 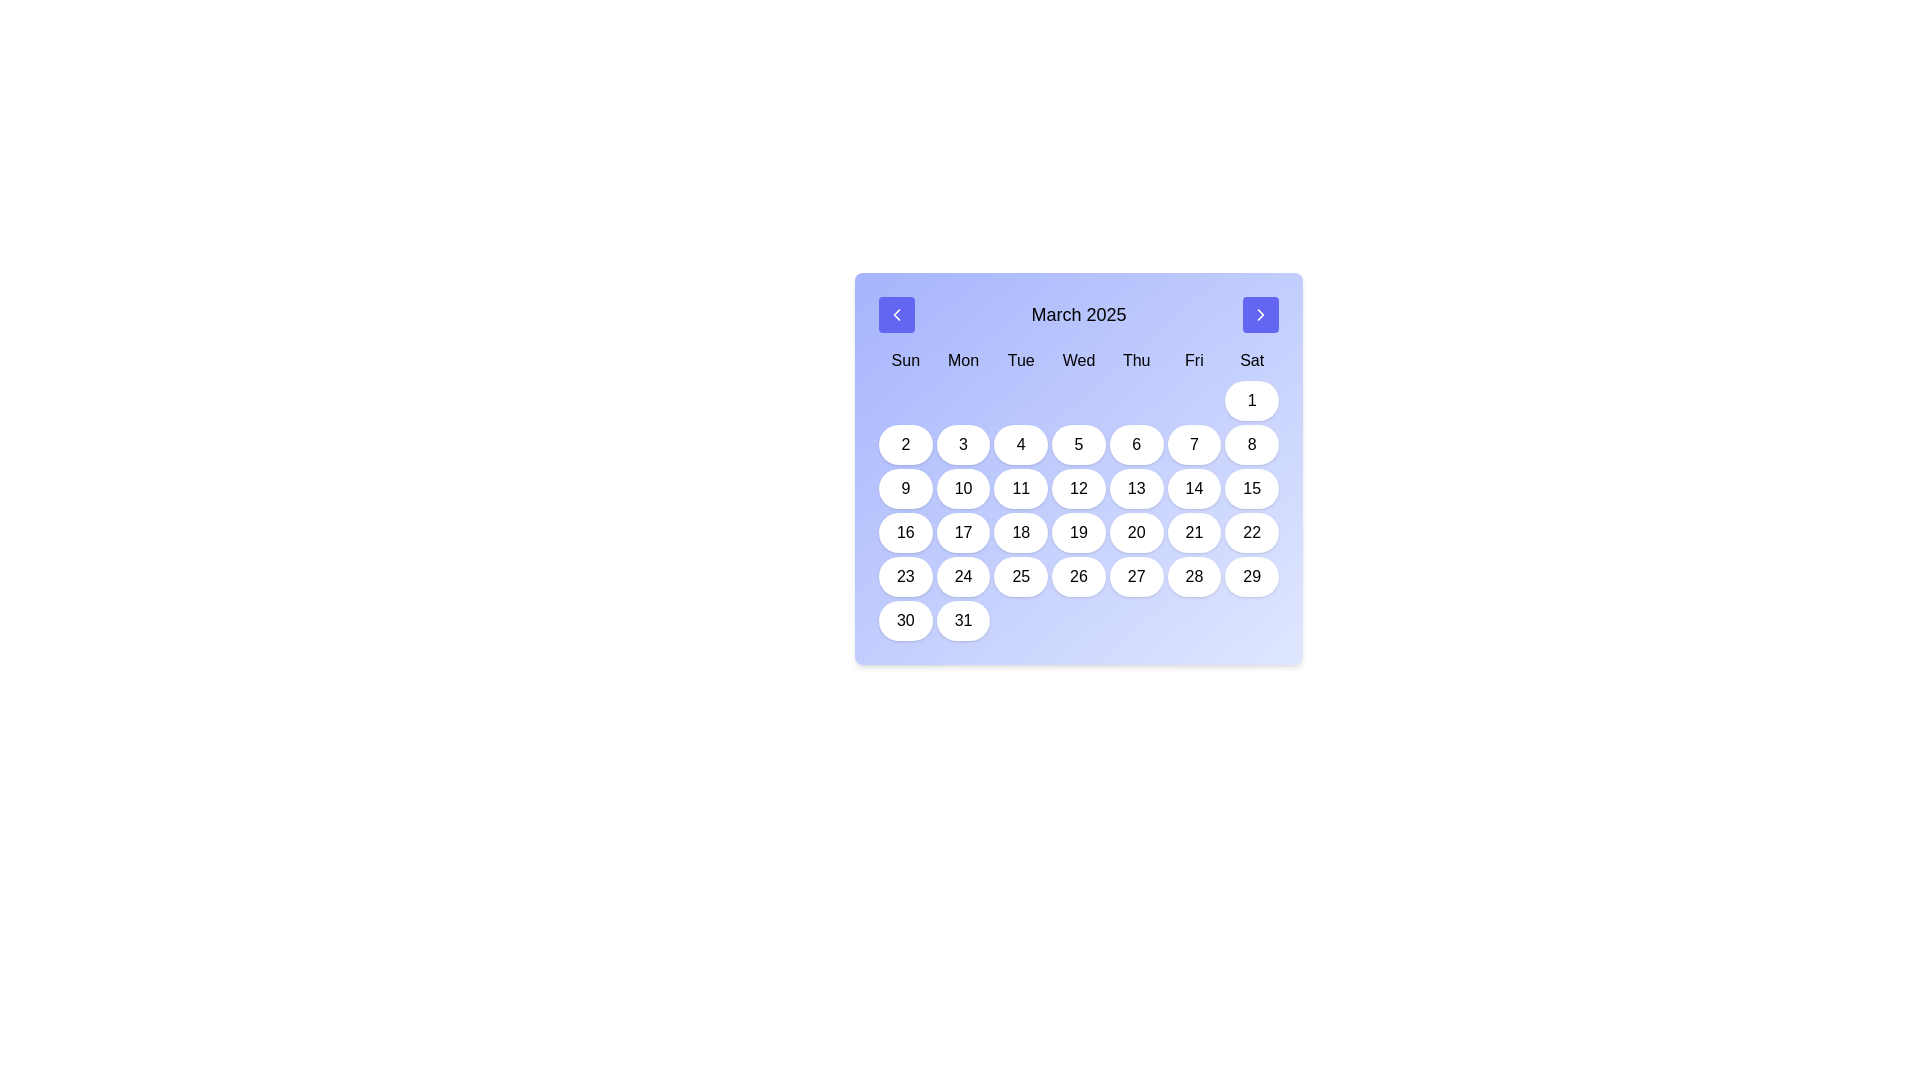 What do you see at coordinates (1021, 489) in the screenshot?
I see `the button representing the day of the month in the calendar view located in the third row and third column of the grid layout` at bounding box center [1021, 489].